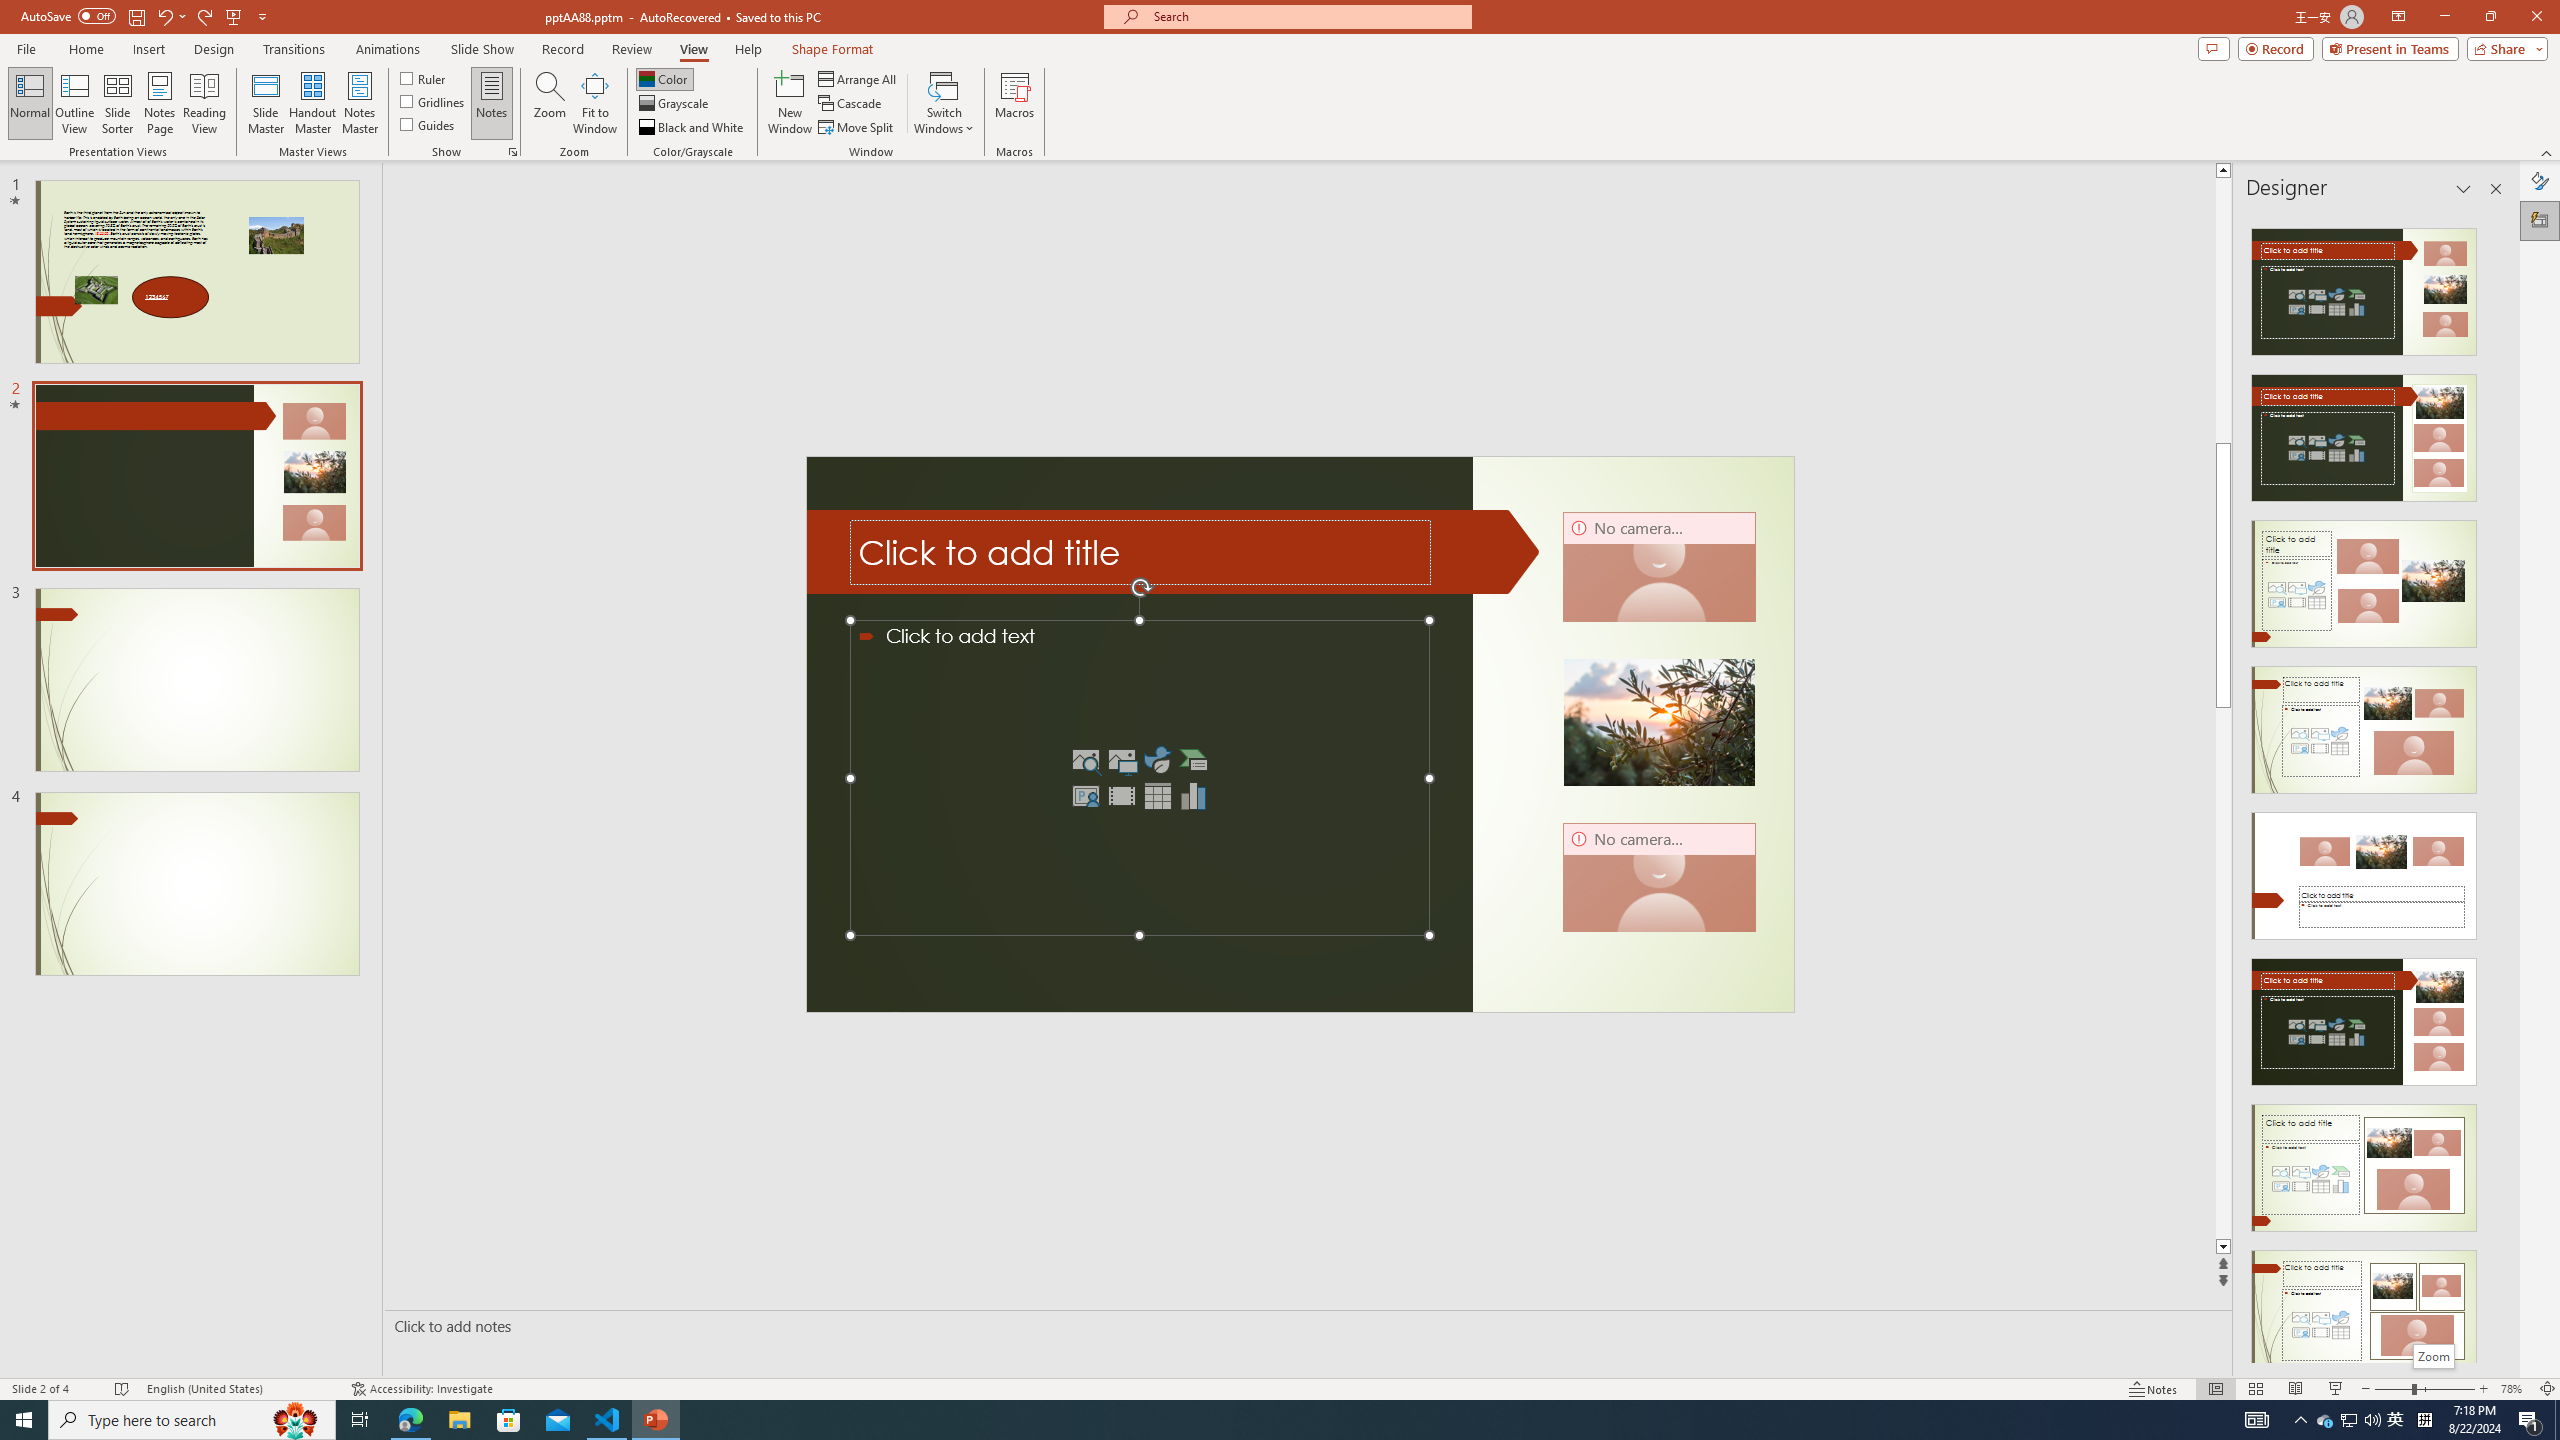 Image resolution: width=2560 pixels, height=1440 pixels. What do you see at coordinates (1138, 777) in the screenshot?
I see `'Content Placeholder'` at bounding box center [1138, 777].